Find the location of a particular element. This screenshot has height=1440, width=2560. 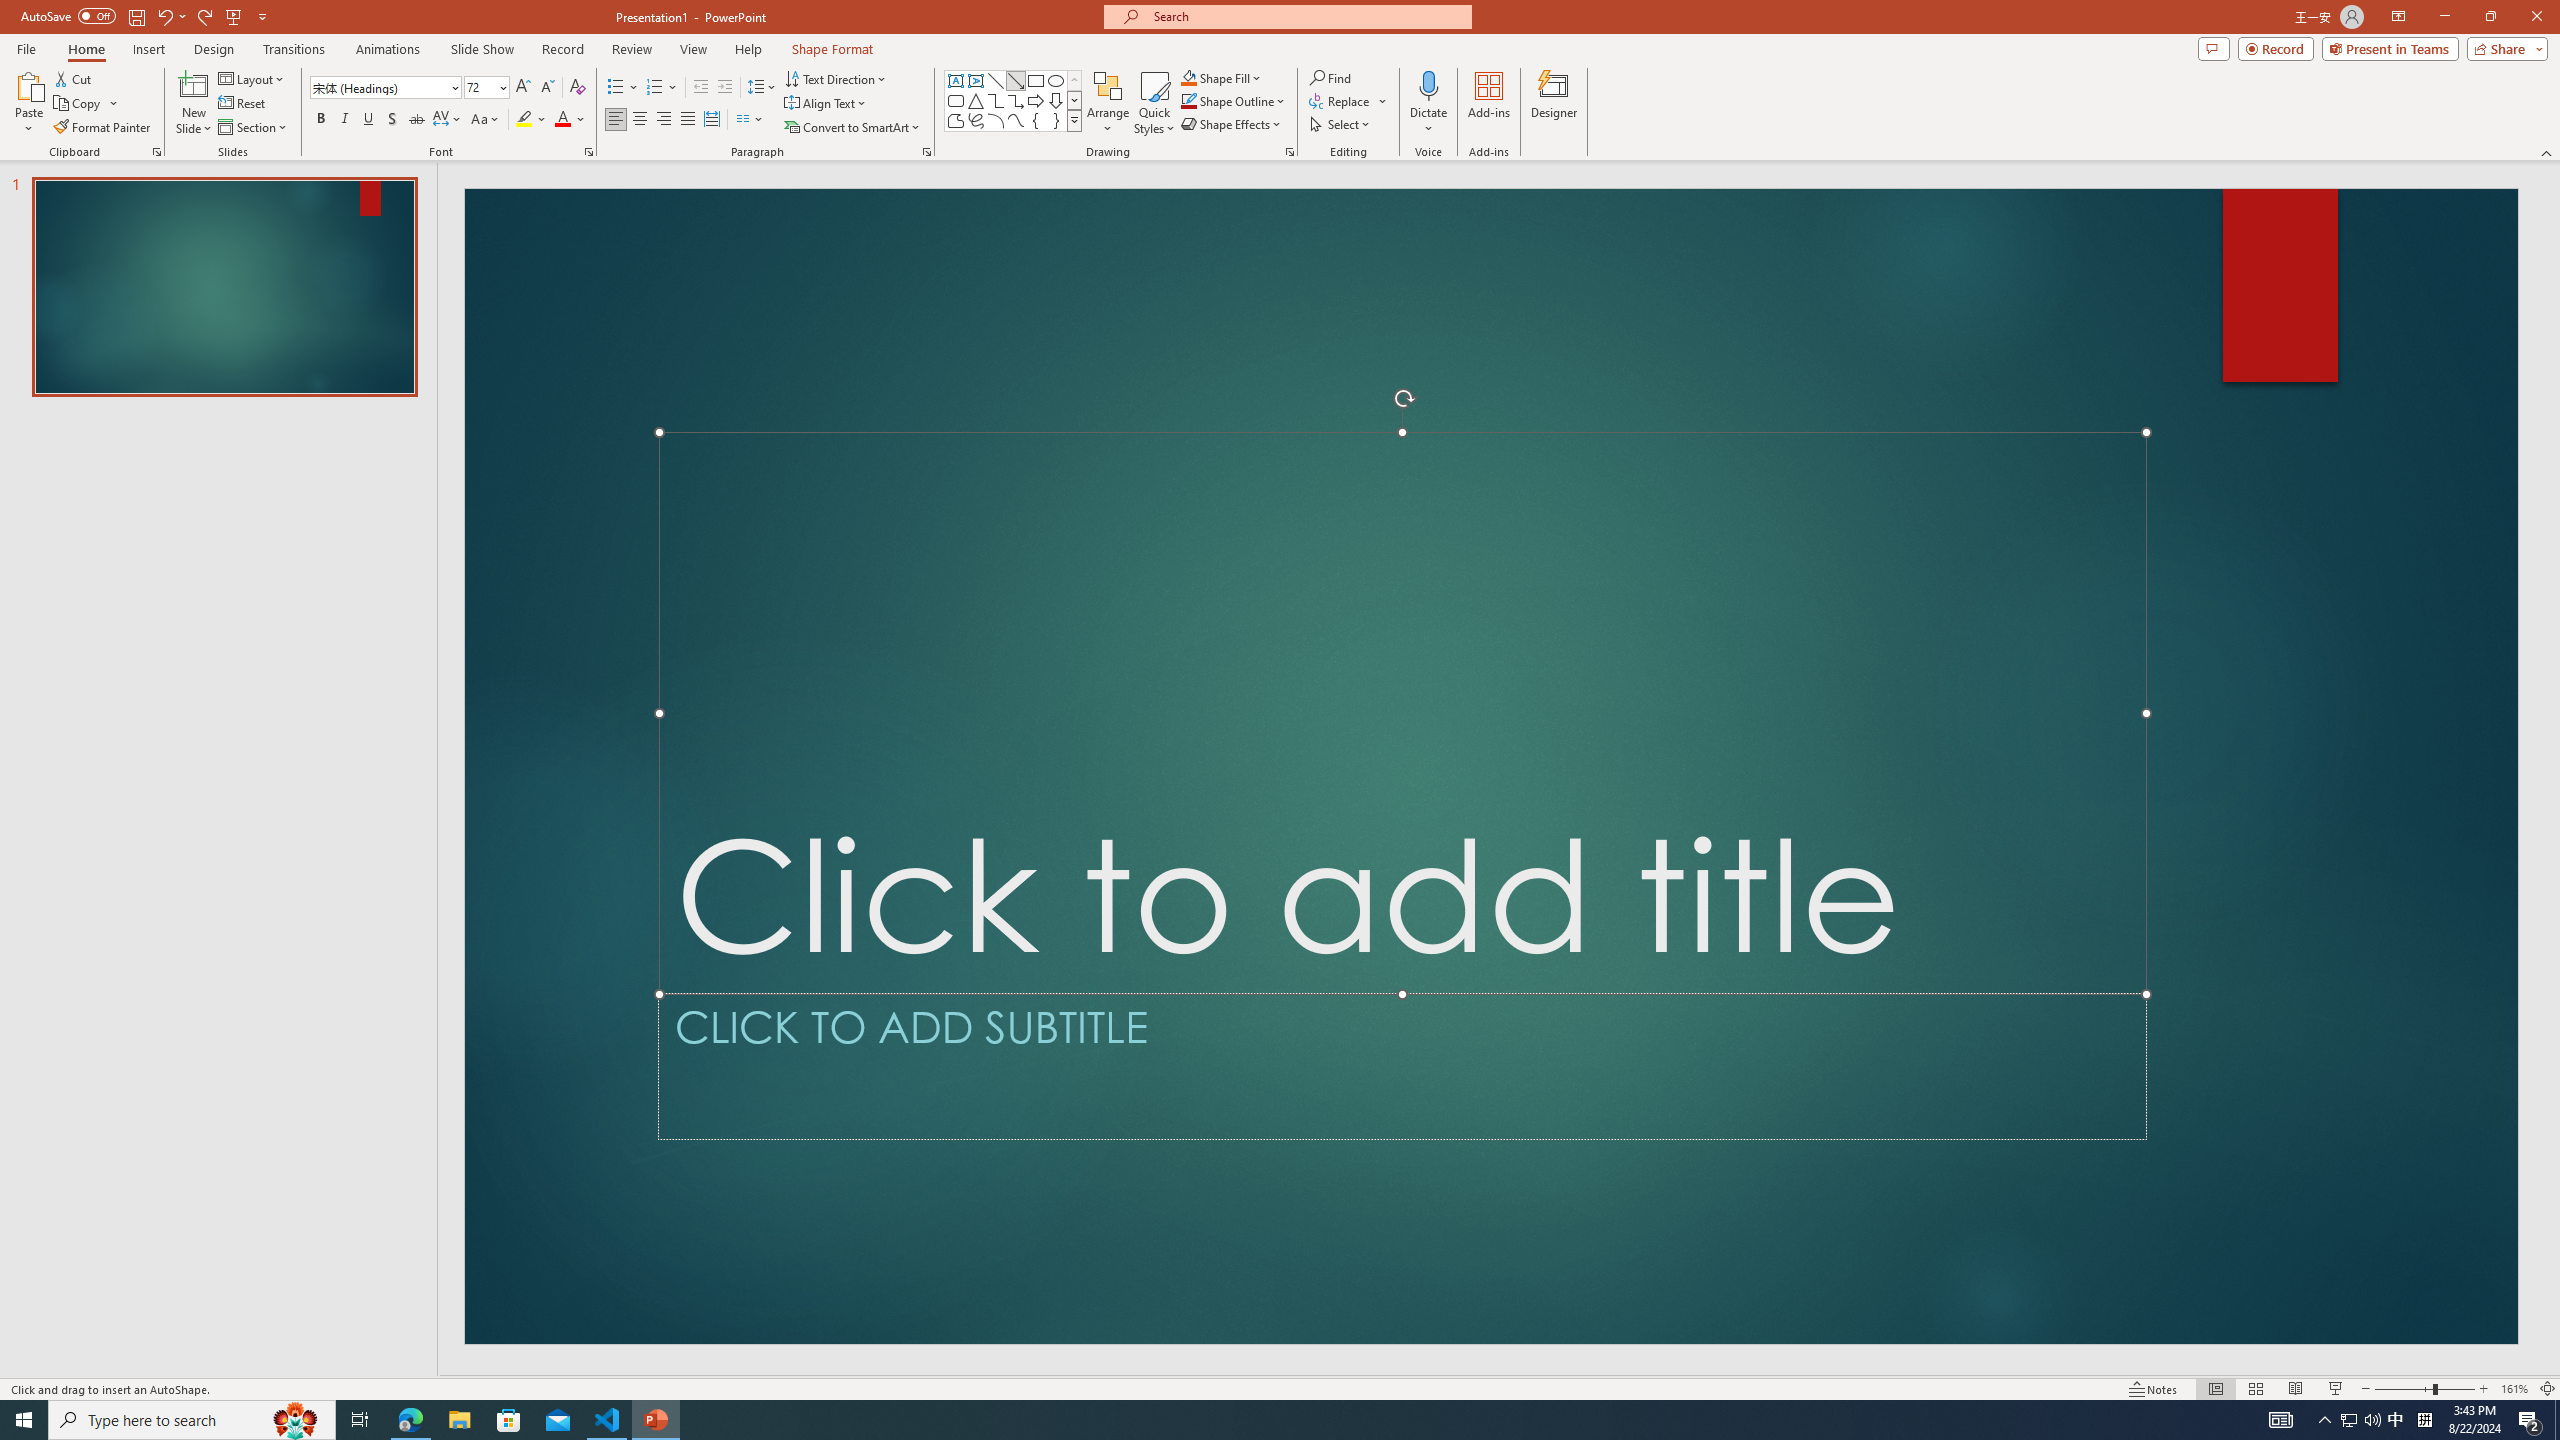

'Shape Effects' is located at coordinates (1231, 122).